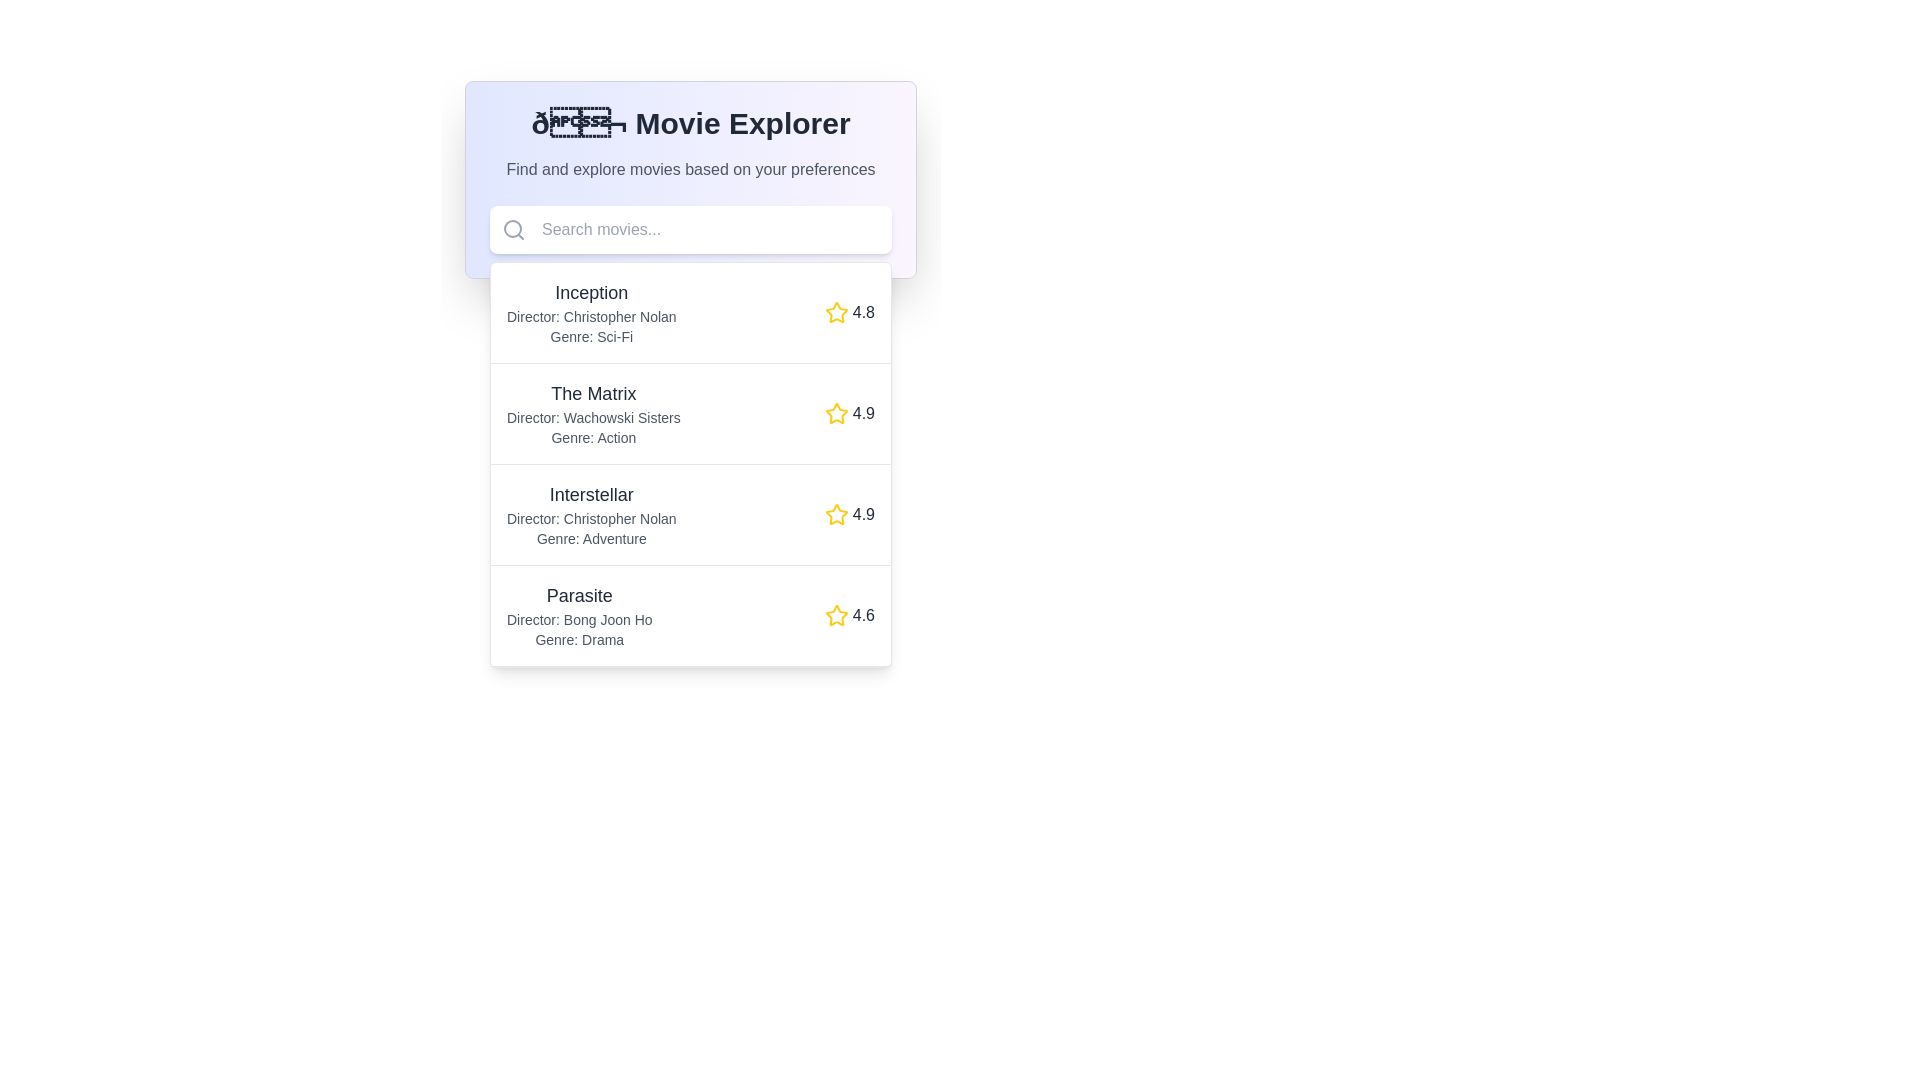 The width and height of the screenshot is (1920, 1080). I want to click on the static text displaying the rating '4.9' for the movie 'The Matrix', which is styled with a gray font and located next to a yellow star icon, so click(863, 412).